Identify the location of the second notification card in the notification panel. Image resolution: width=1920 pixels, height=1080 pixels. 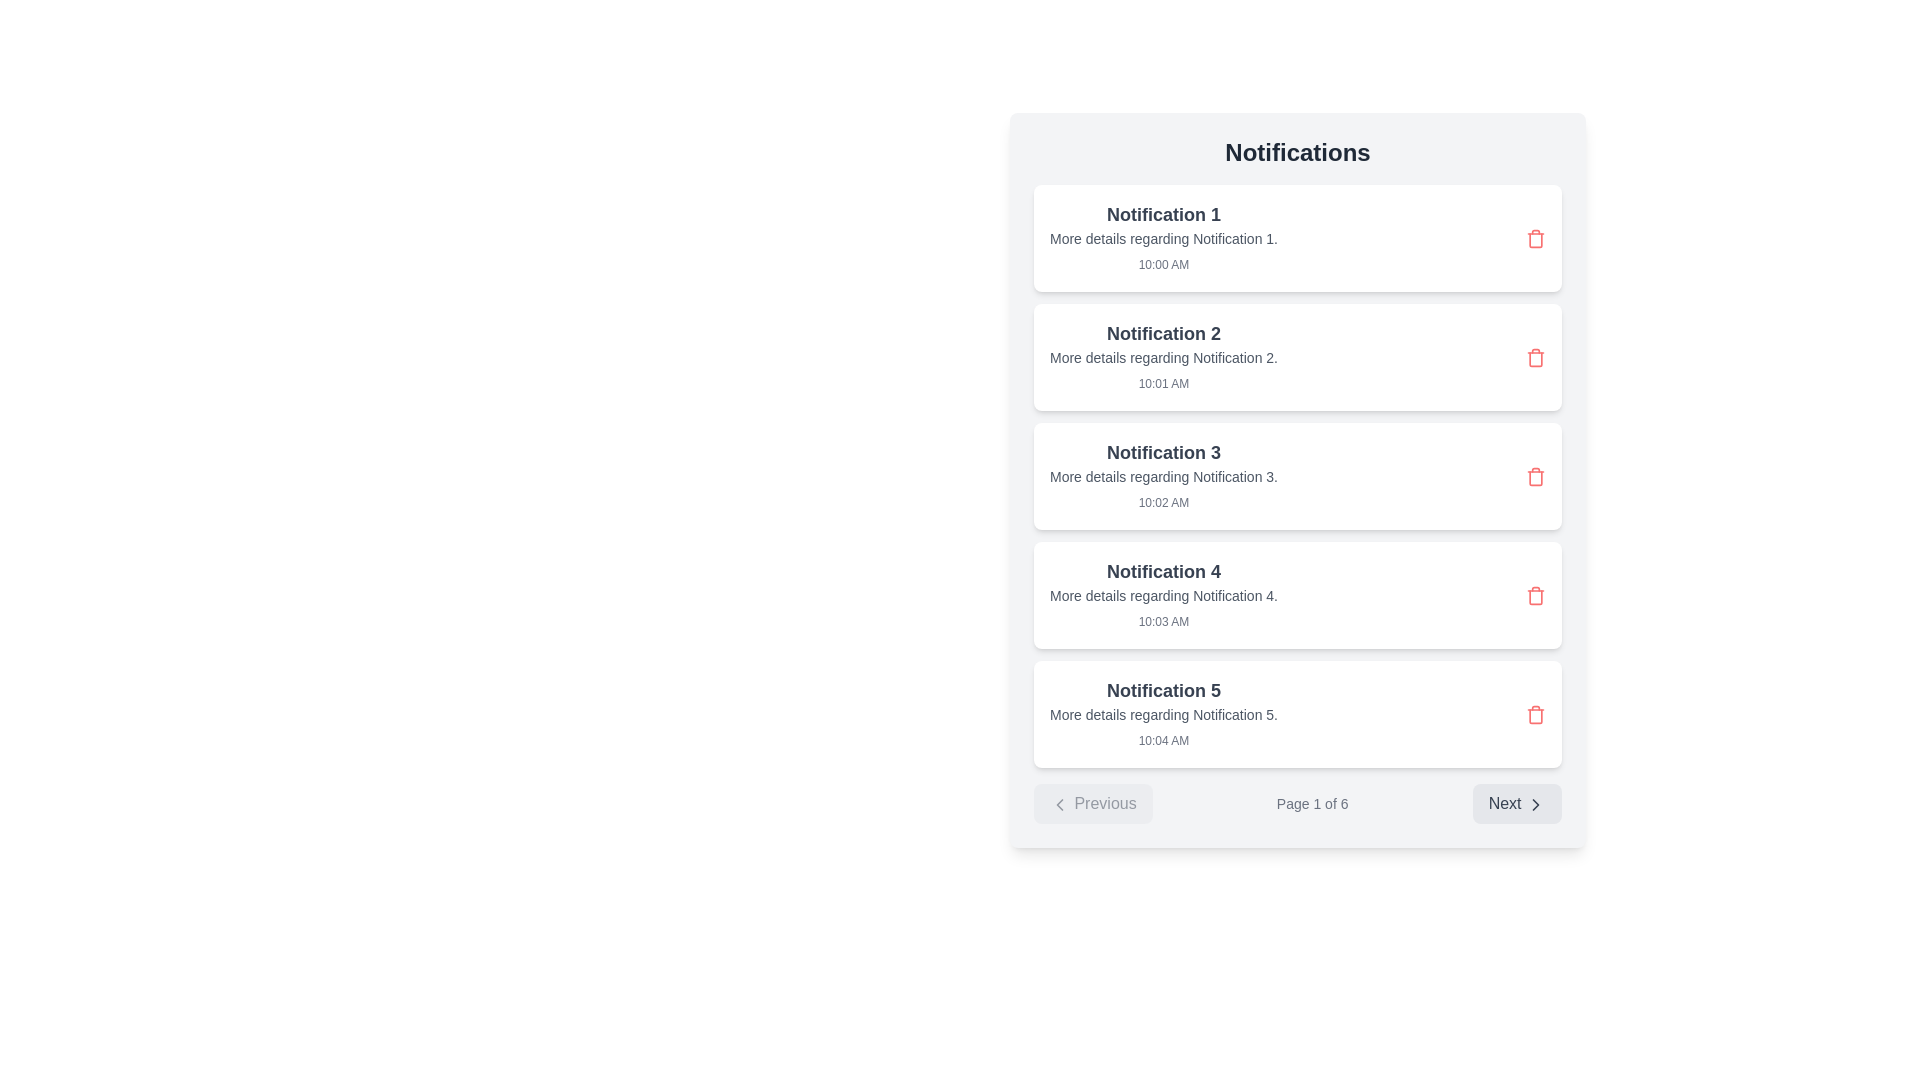
(1297, 356).